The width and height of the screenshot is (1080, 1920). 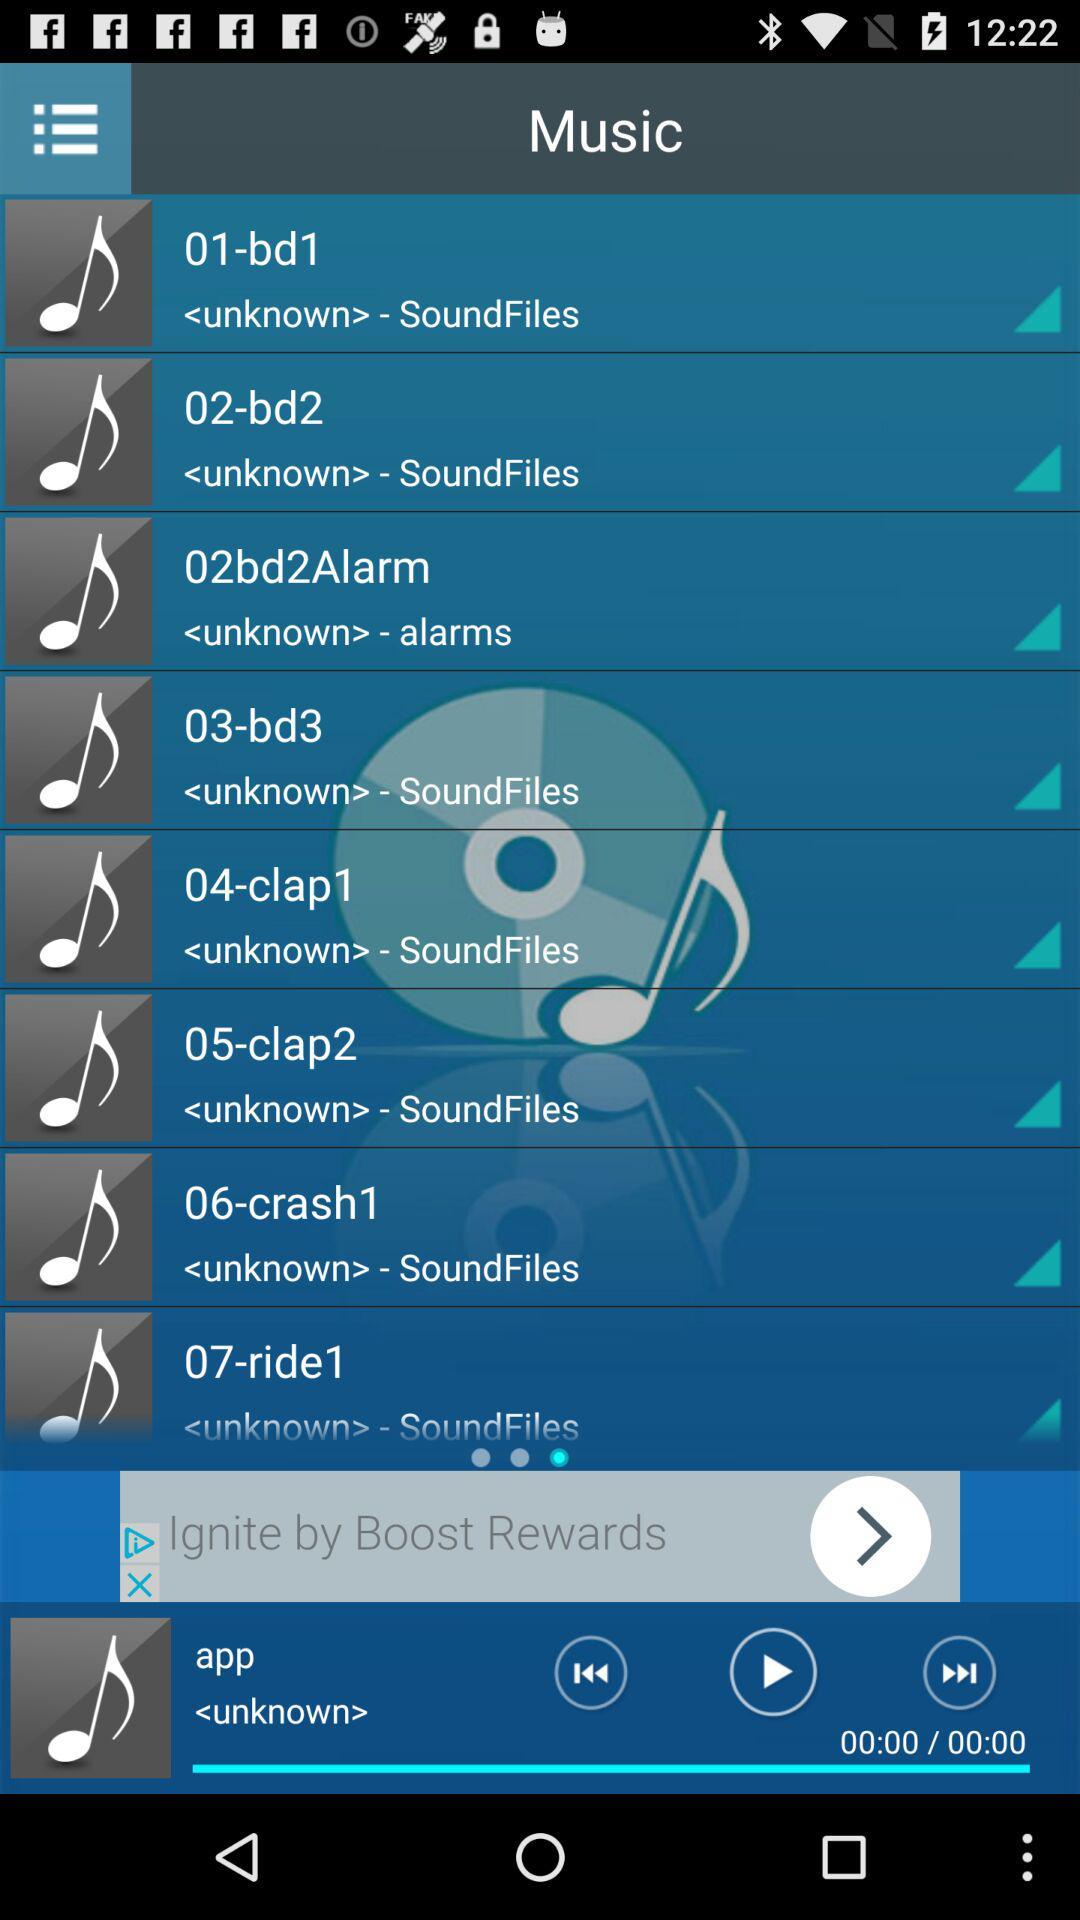 I want to click on it is next page element, so click(x=971, y=1680).